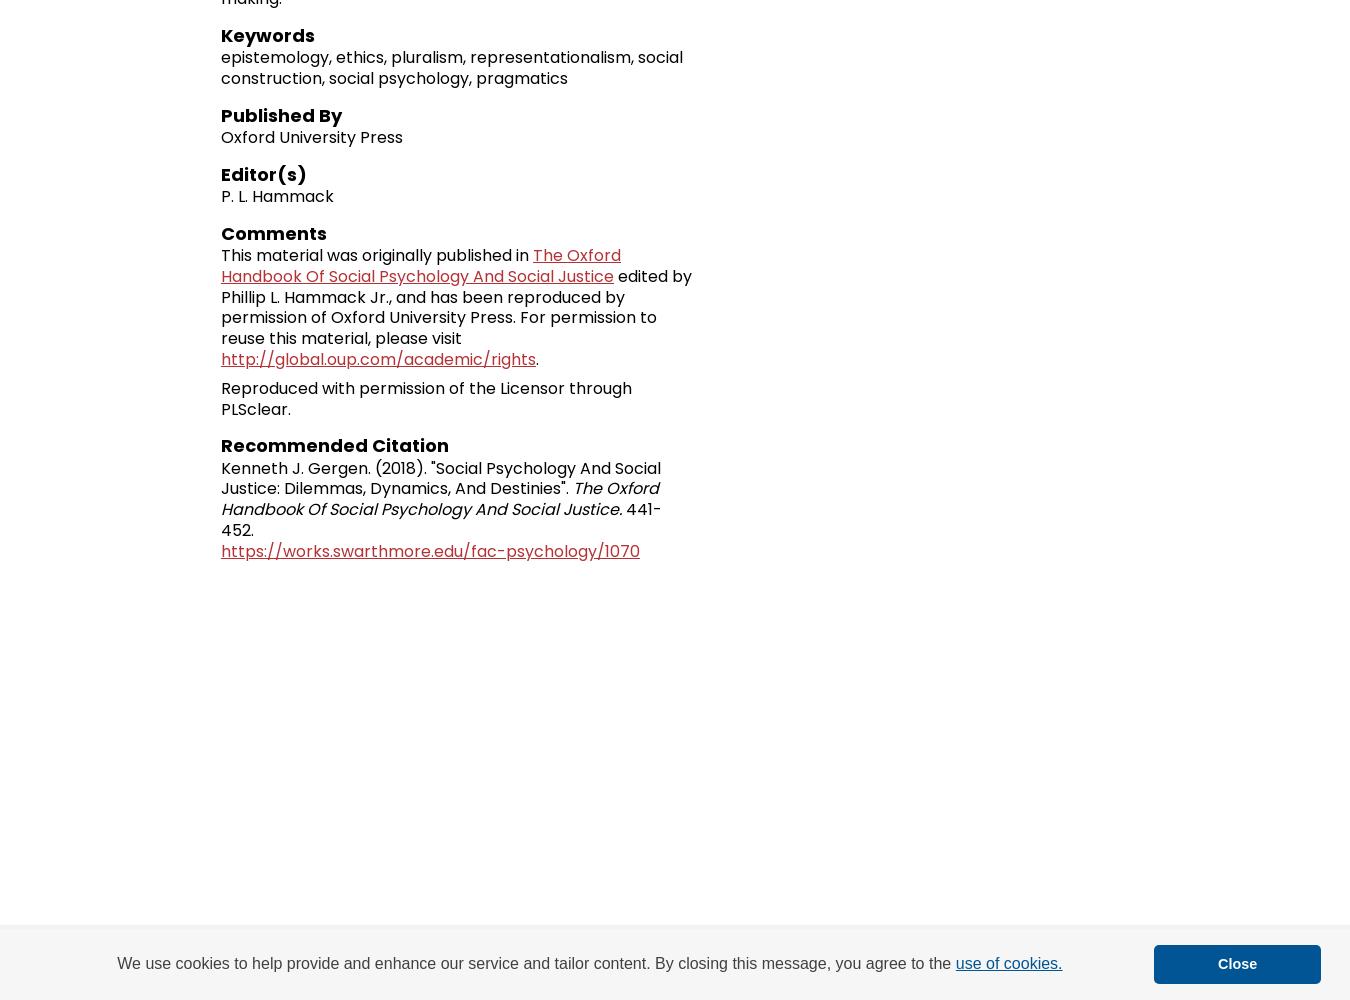 The height and width of the screenshot is (1000, 1350). I want to click on 'Home', so click(216, 944).